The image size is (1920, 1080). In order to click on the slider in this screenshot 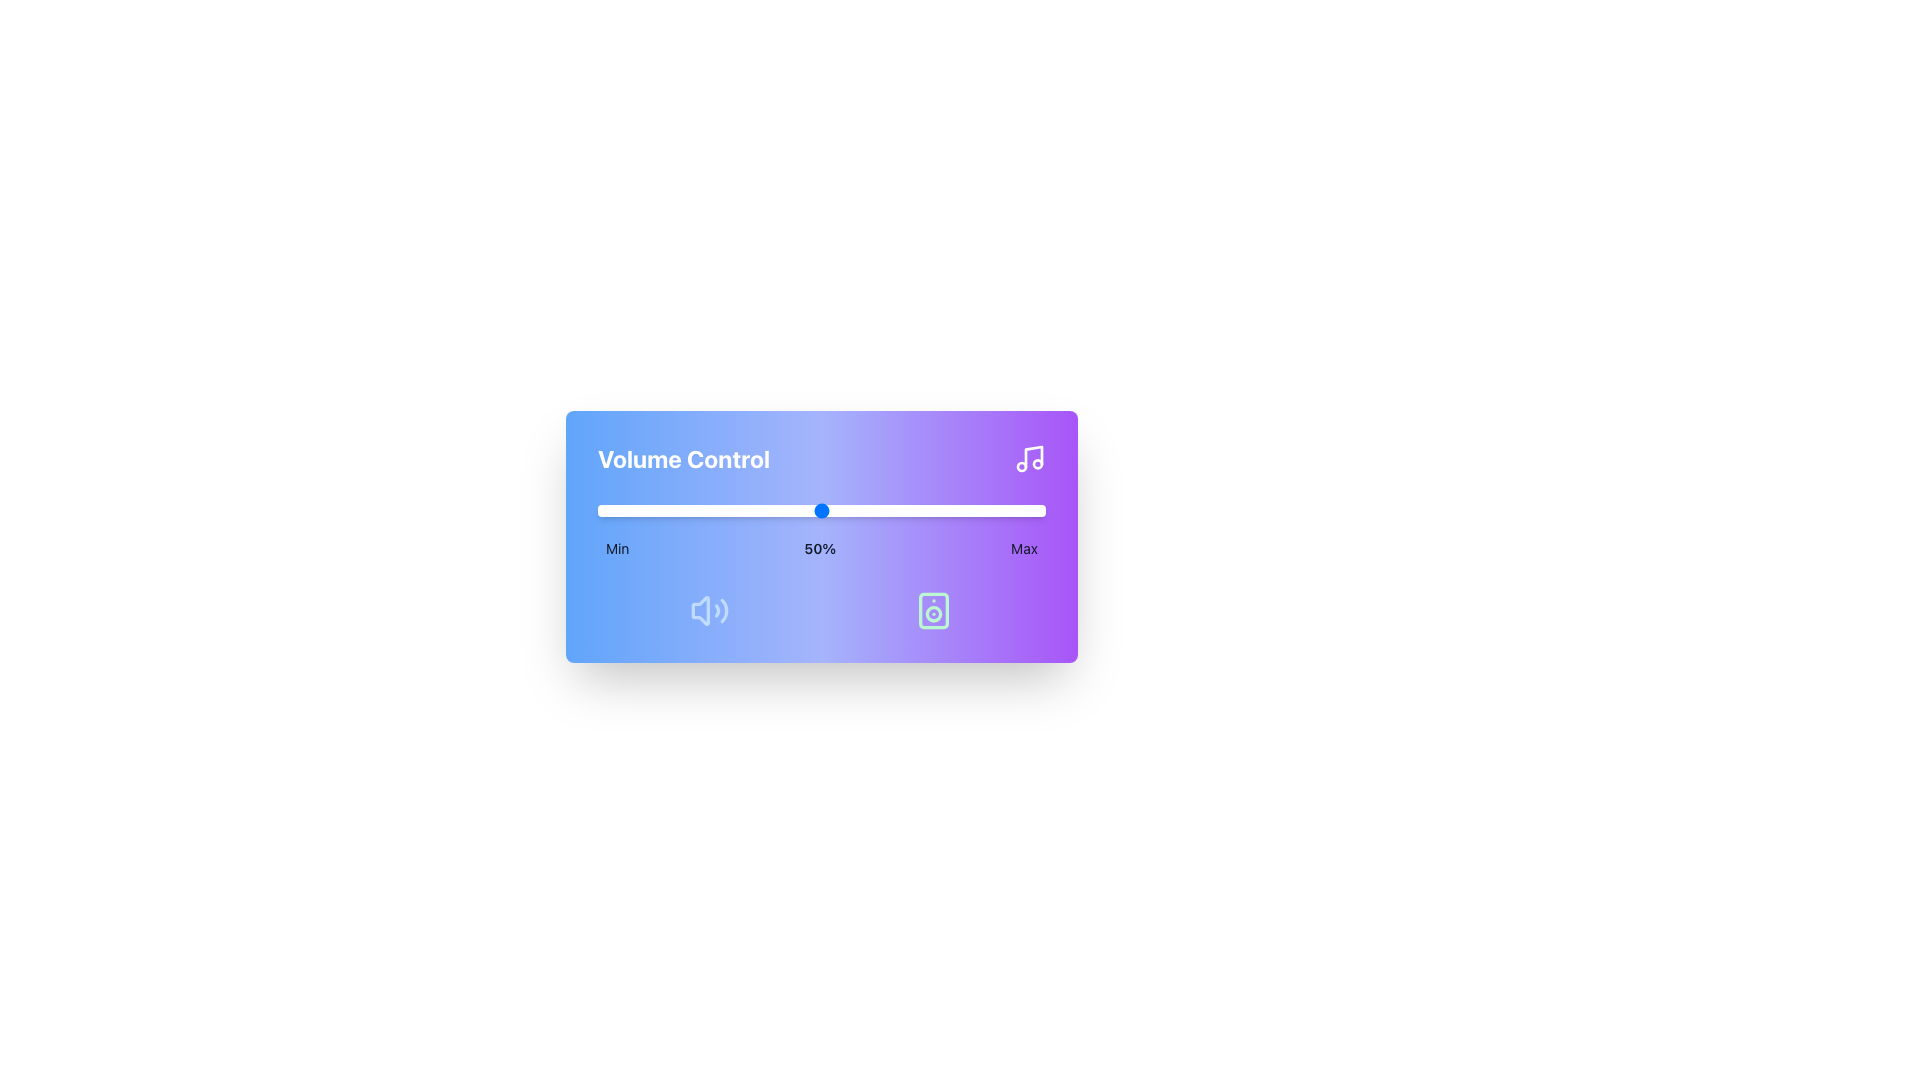, I will do `click(710, 509)`.